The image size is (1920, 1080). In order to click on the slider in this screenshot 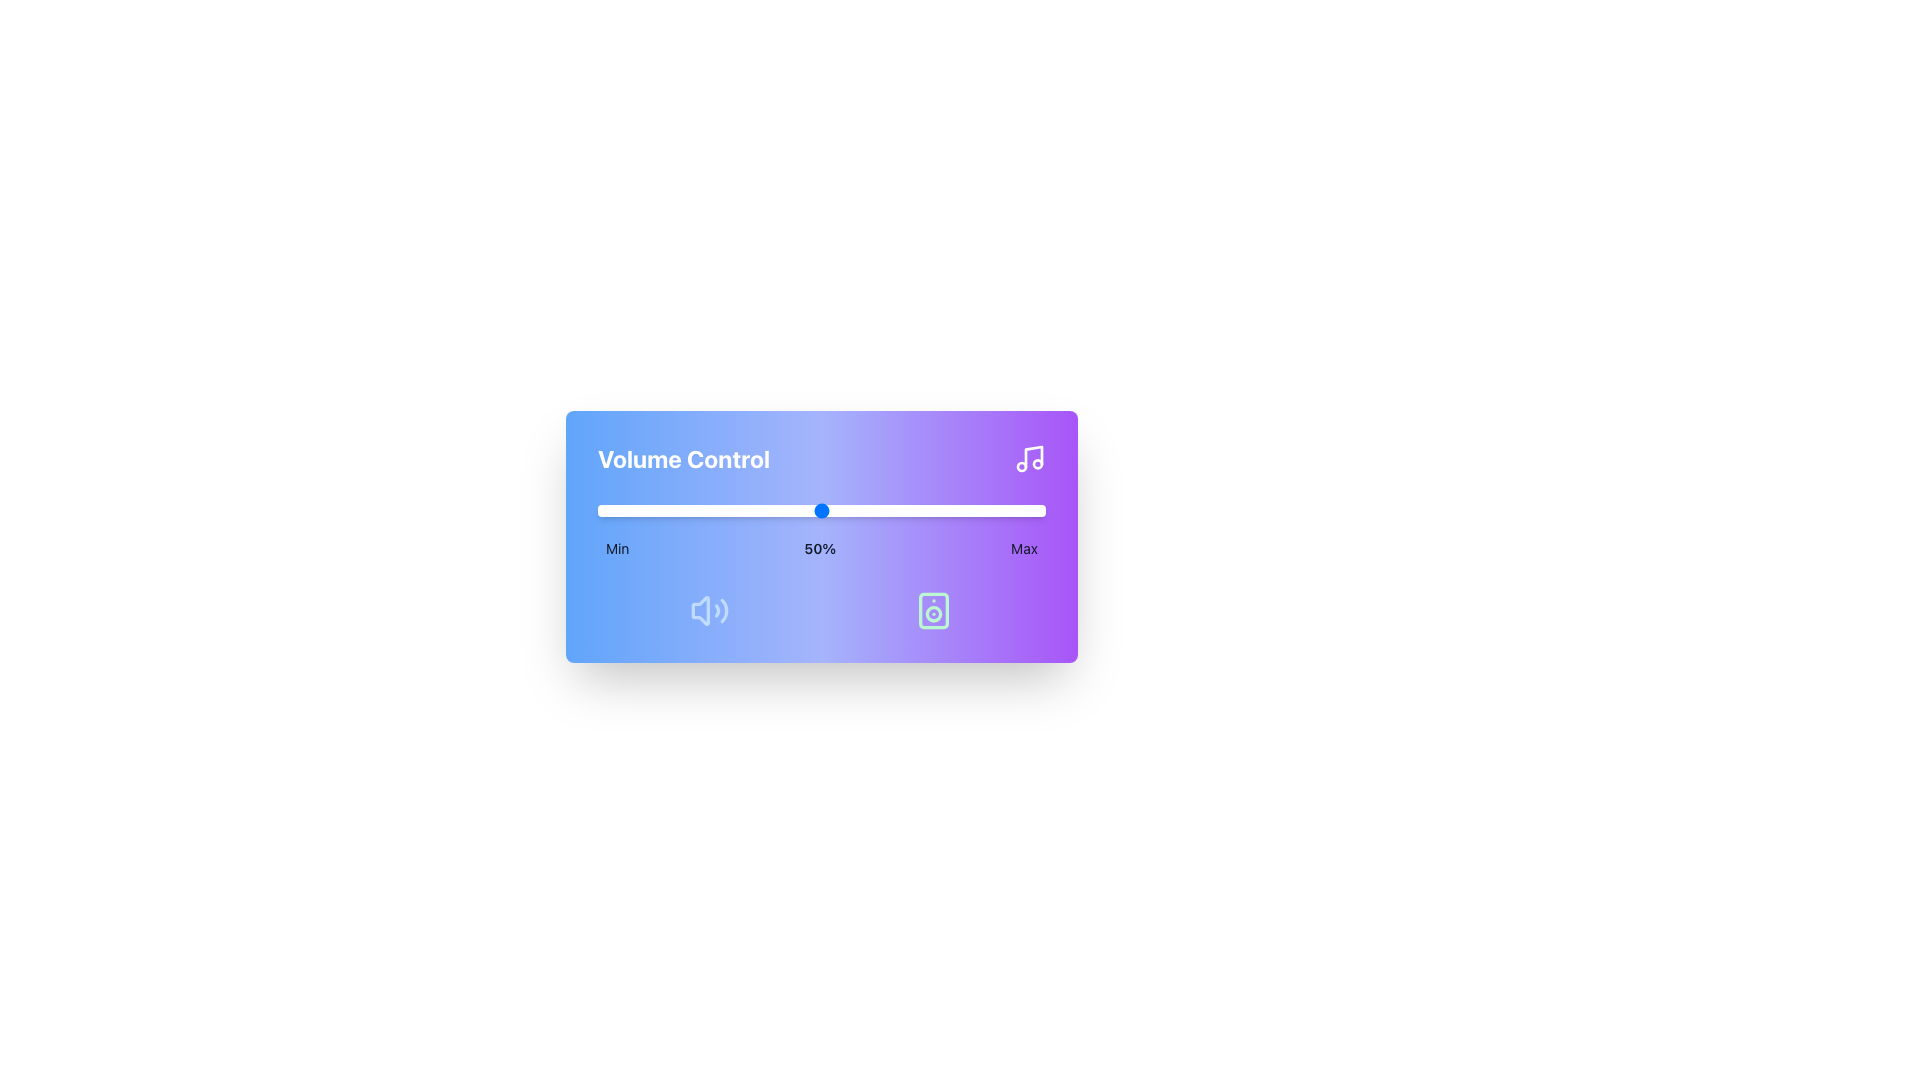, I will do `click(710, 509)`.